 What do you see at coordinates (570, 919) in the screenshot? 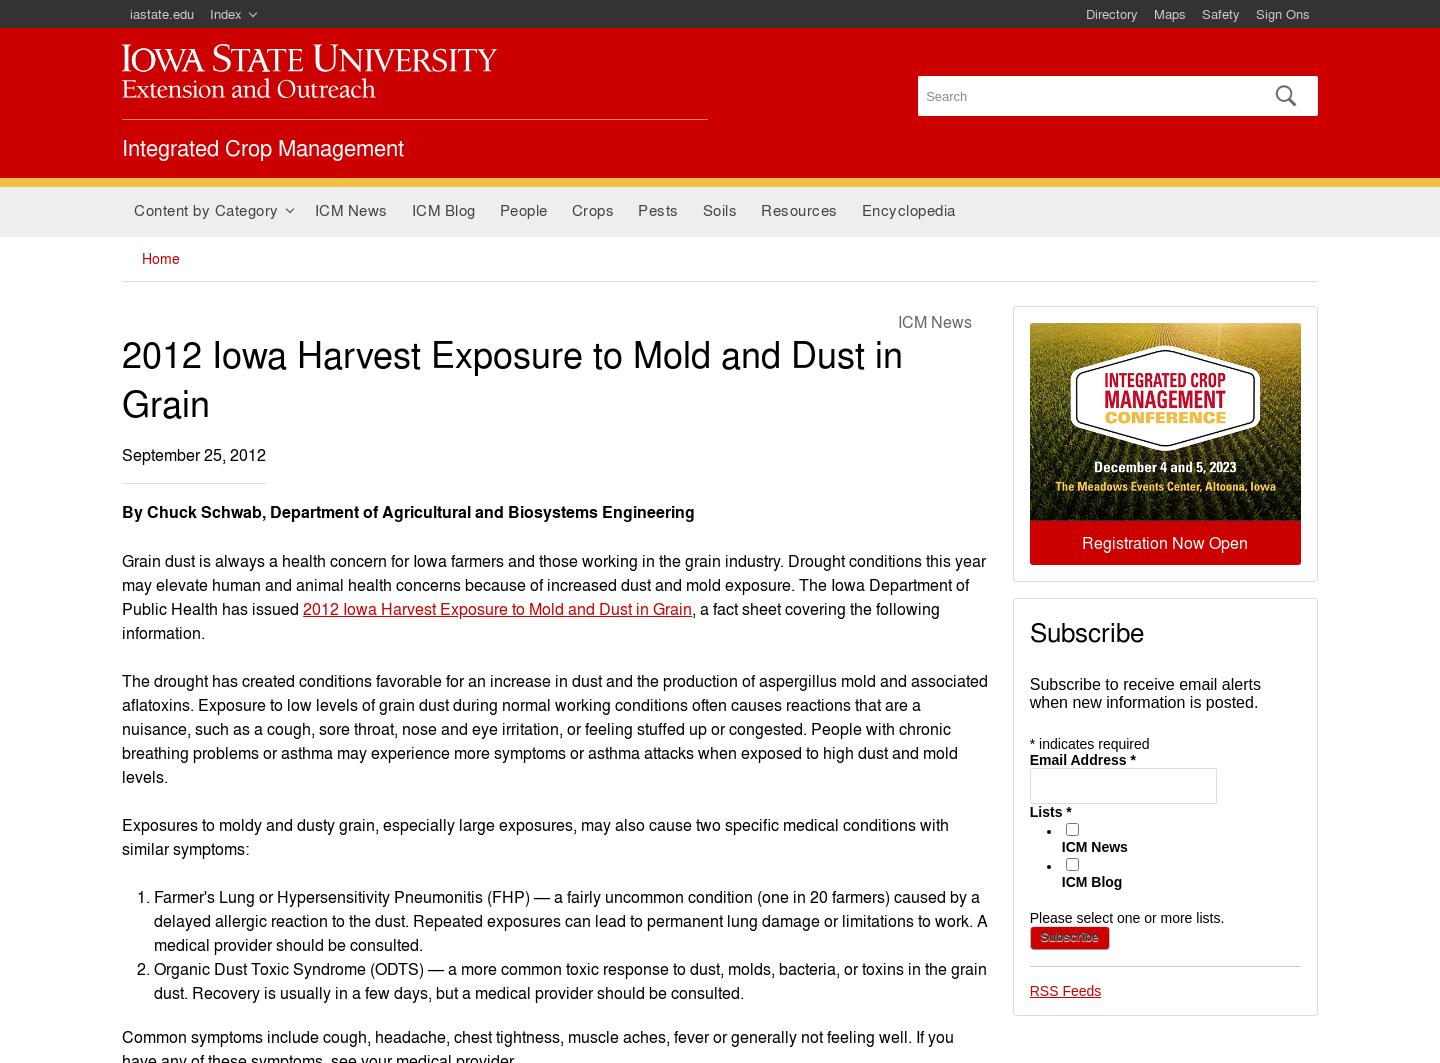
I see `'Farmer's Lung or Hypersensitivity Pneumonitis (FHP) — a fairly uncommon condition (one in 20 farmers) caused by a delayed allergic reaction to the dust. Repeated exposures can lead to permanent lung damage or limitations to work. A medical provider should be consulted.'` at bounding box center [570, 919].